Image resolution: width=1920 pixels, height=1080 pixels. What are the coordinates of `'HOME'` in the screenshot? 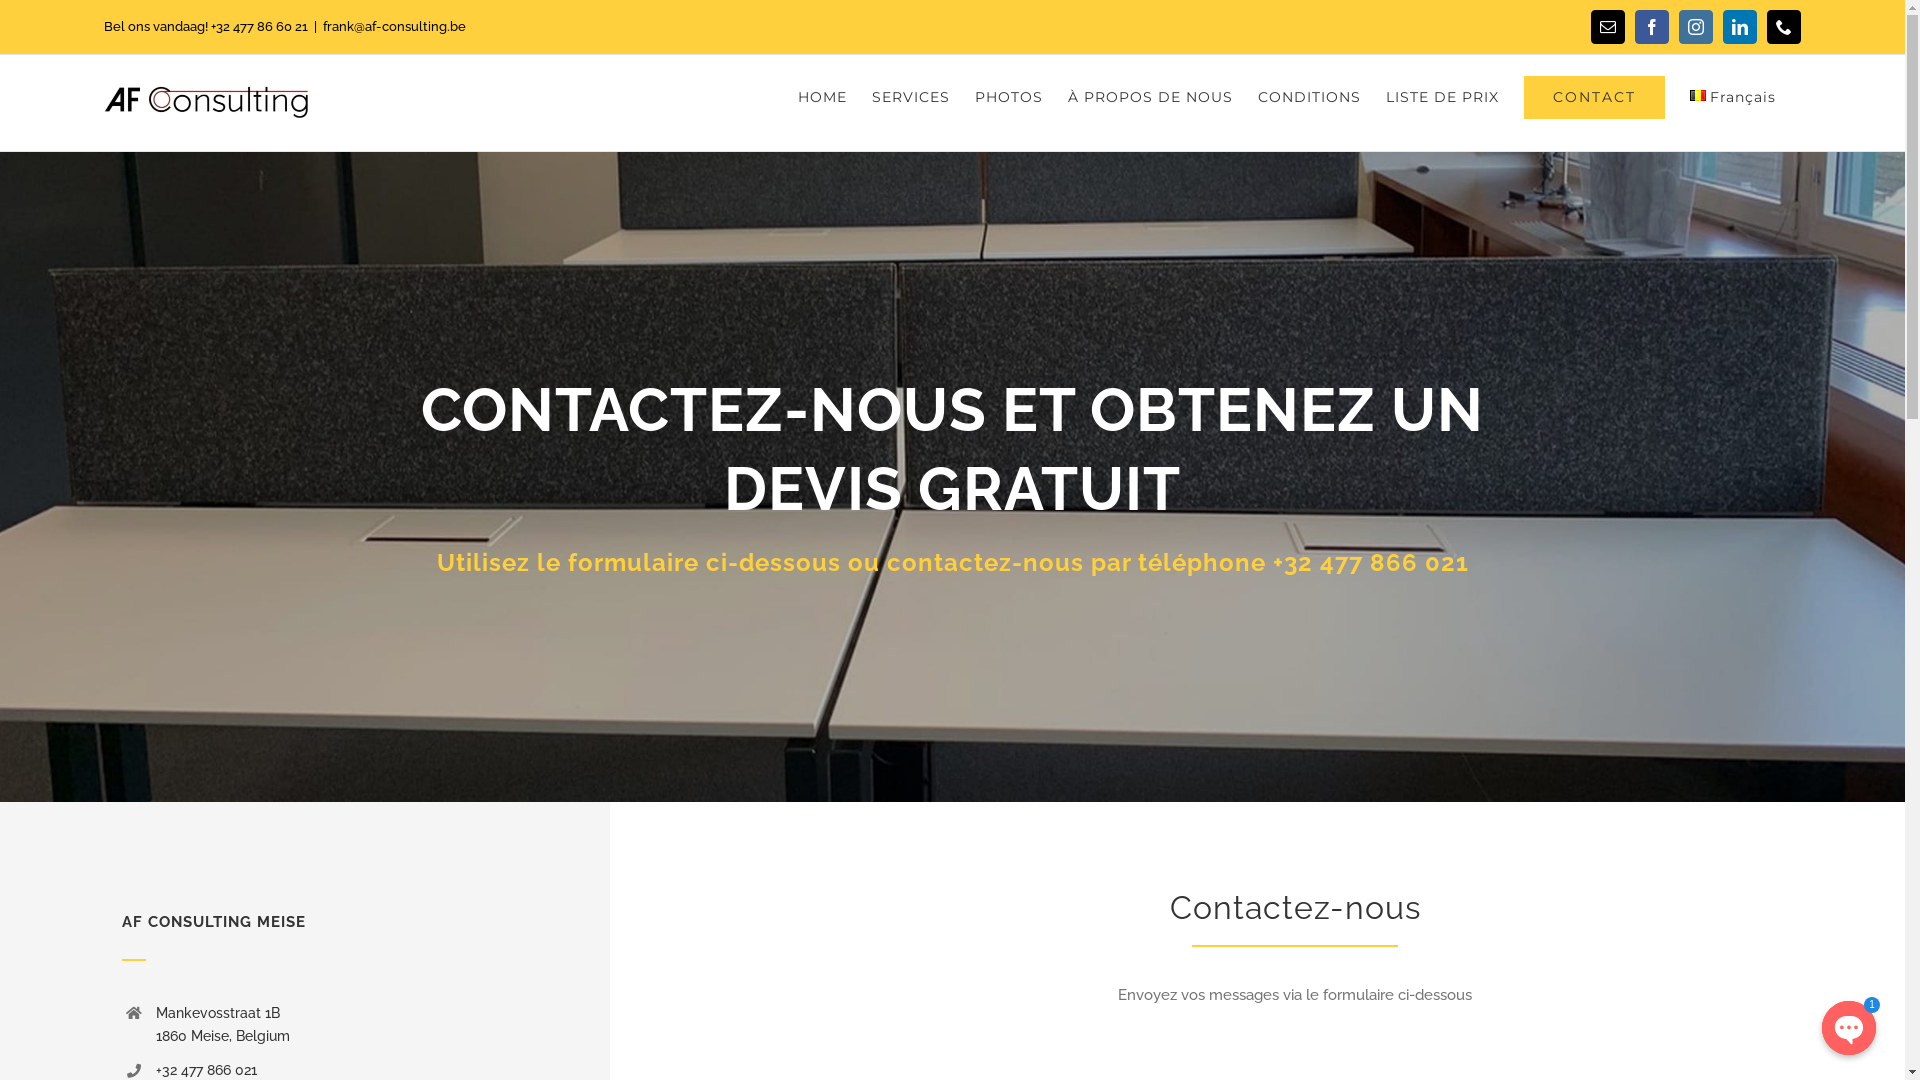 It's located at (822, 96).